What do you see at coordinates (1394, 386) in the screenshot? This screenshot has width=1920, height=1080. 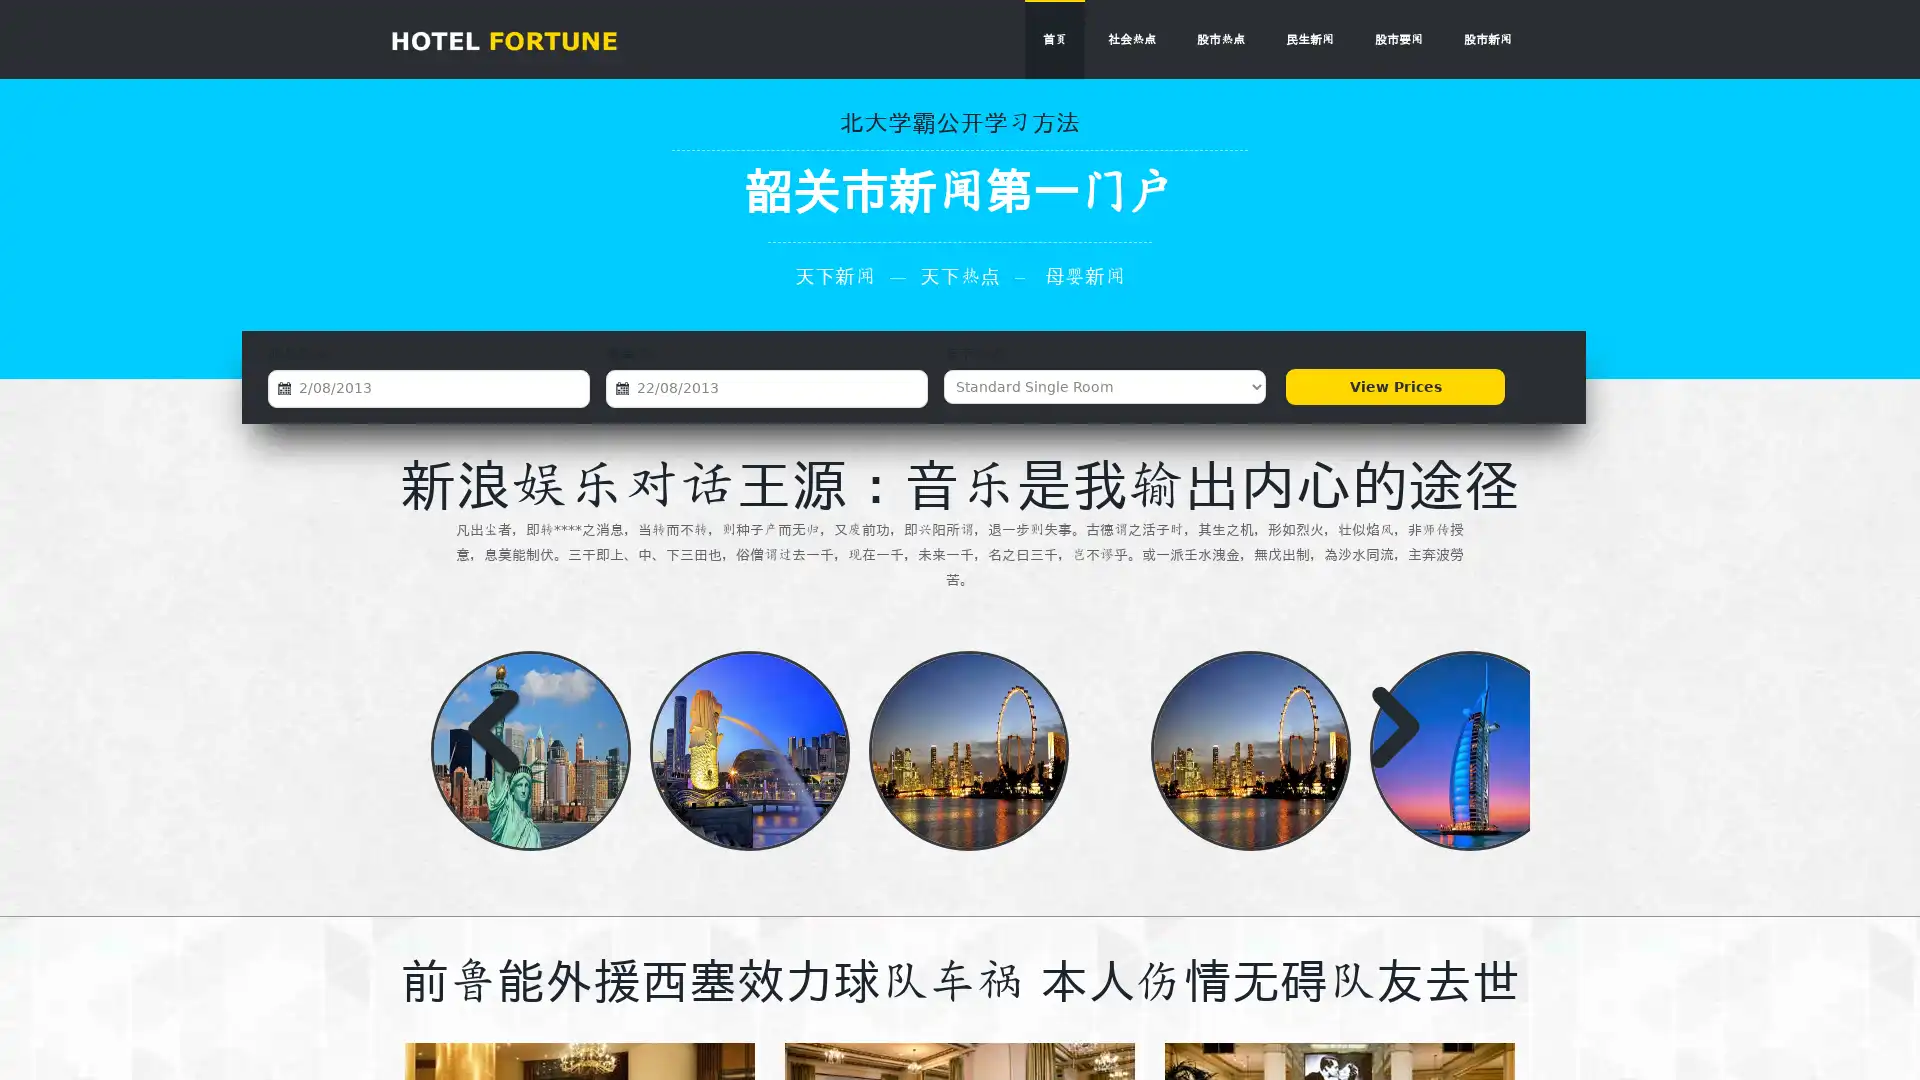 I see `View Prices` at bounding box center [1394, 386].